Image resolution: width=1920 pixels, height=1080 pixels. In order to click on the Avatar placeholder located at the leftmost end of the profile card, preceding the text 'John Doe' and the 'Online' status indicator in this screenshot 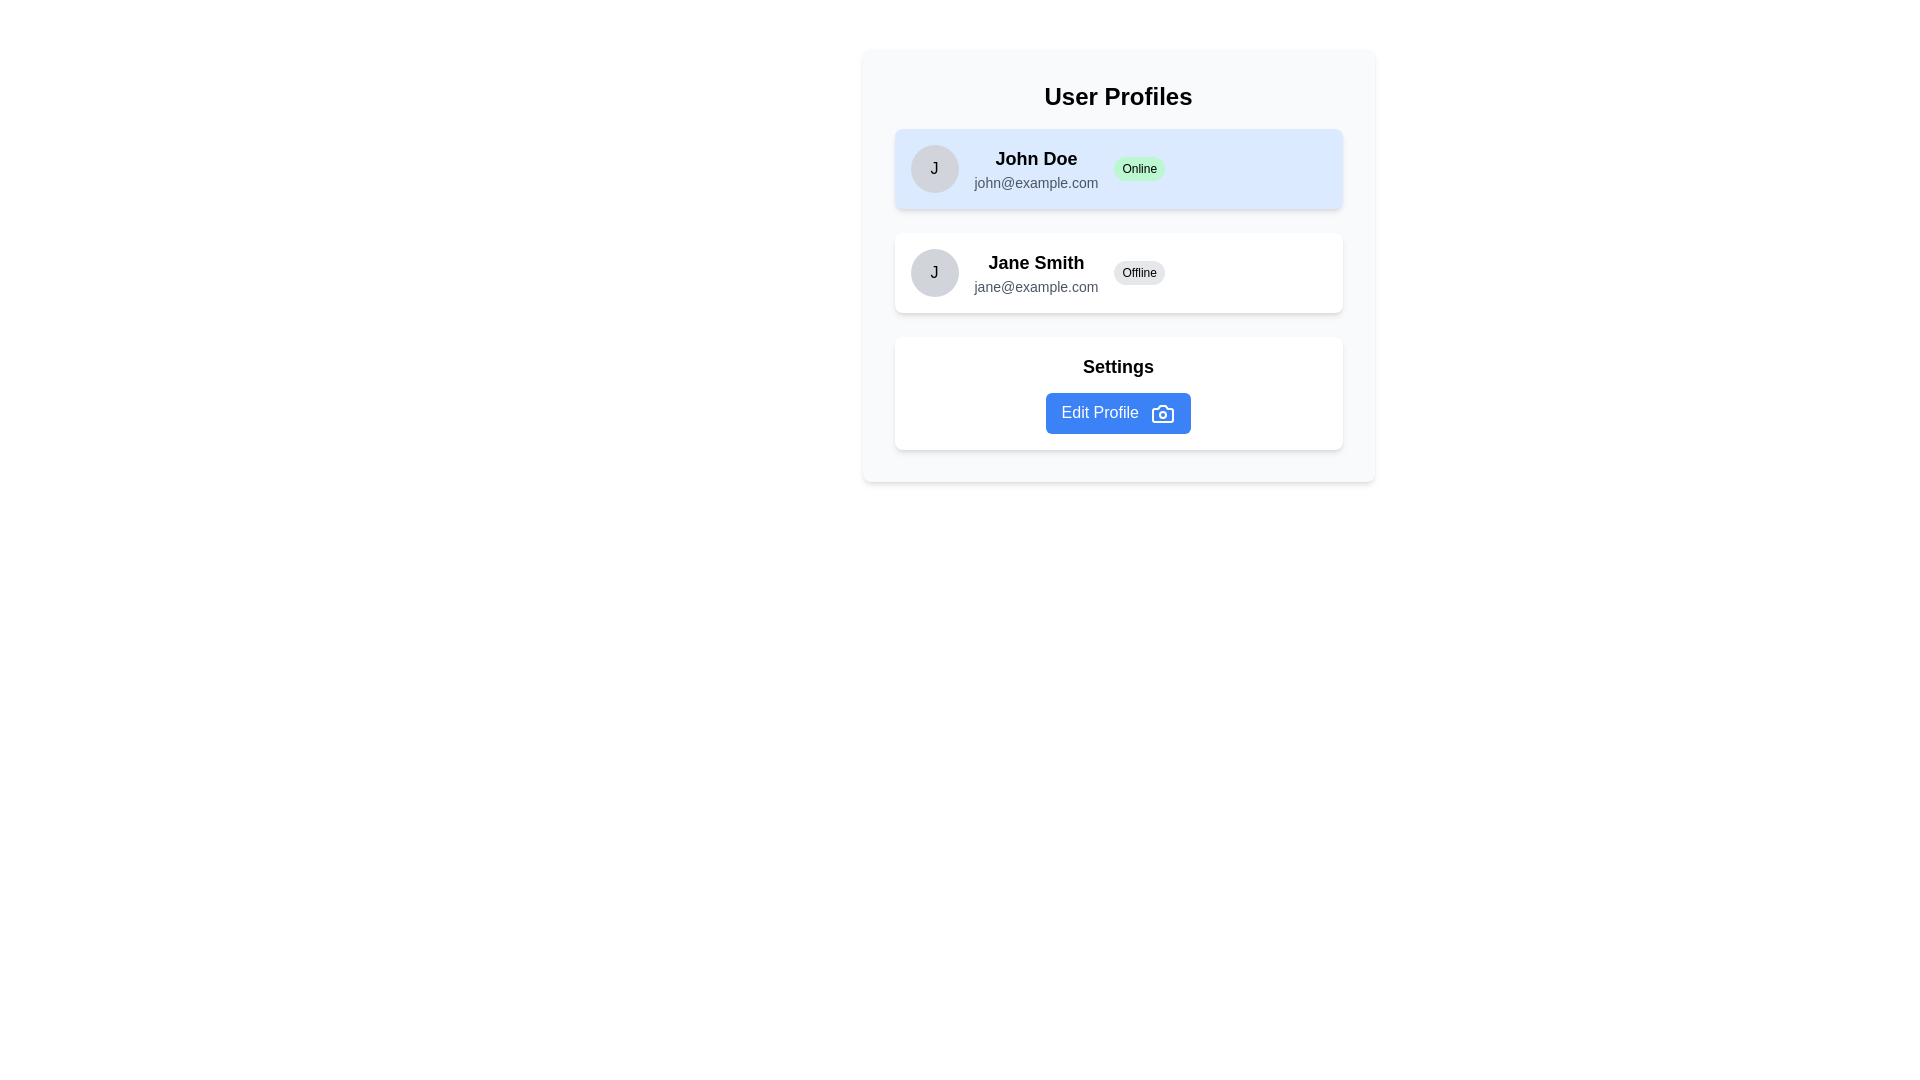, I will do `click(933, 168)`.